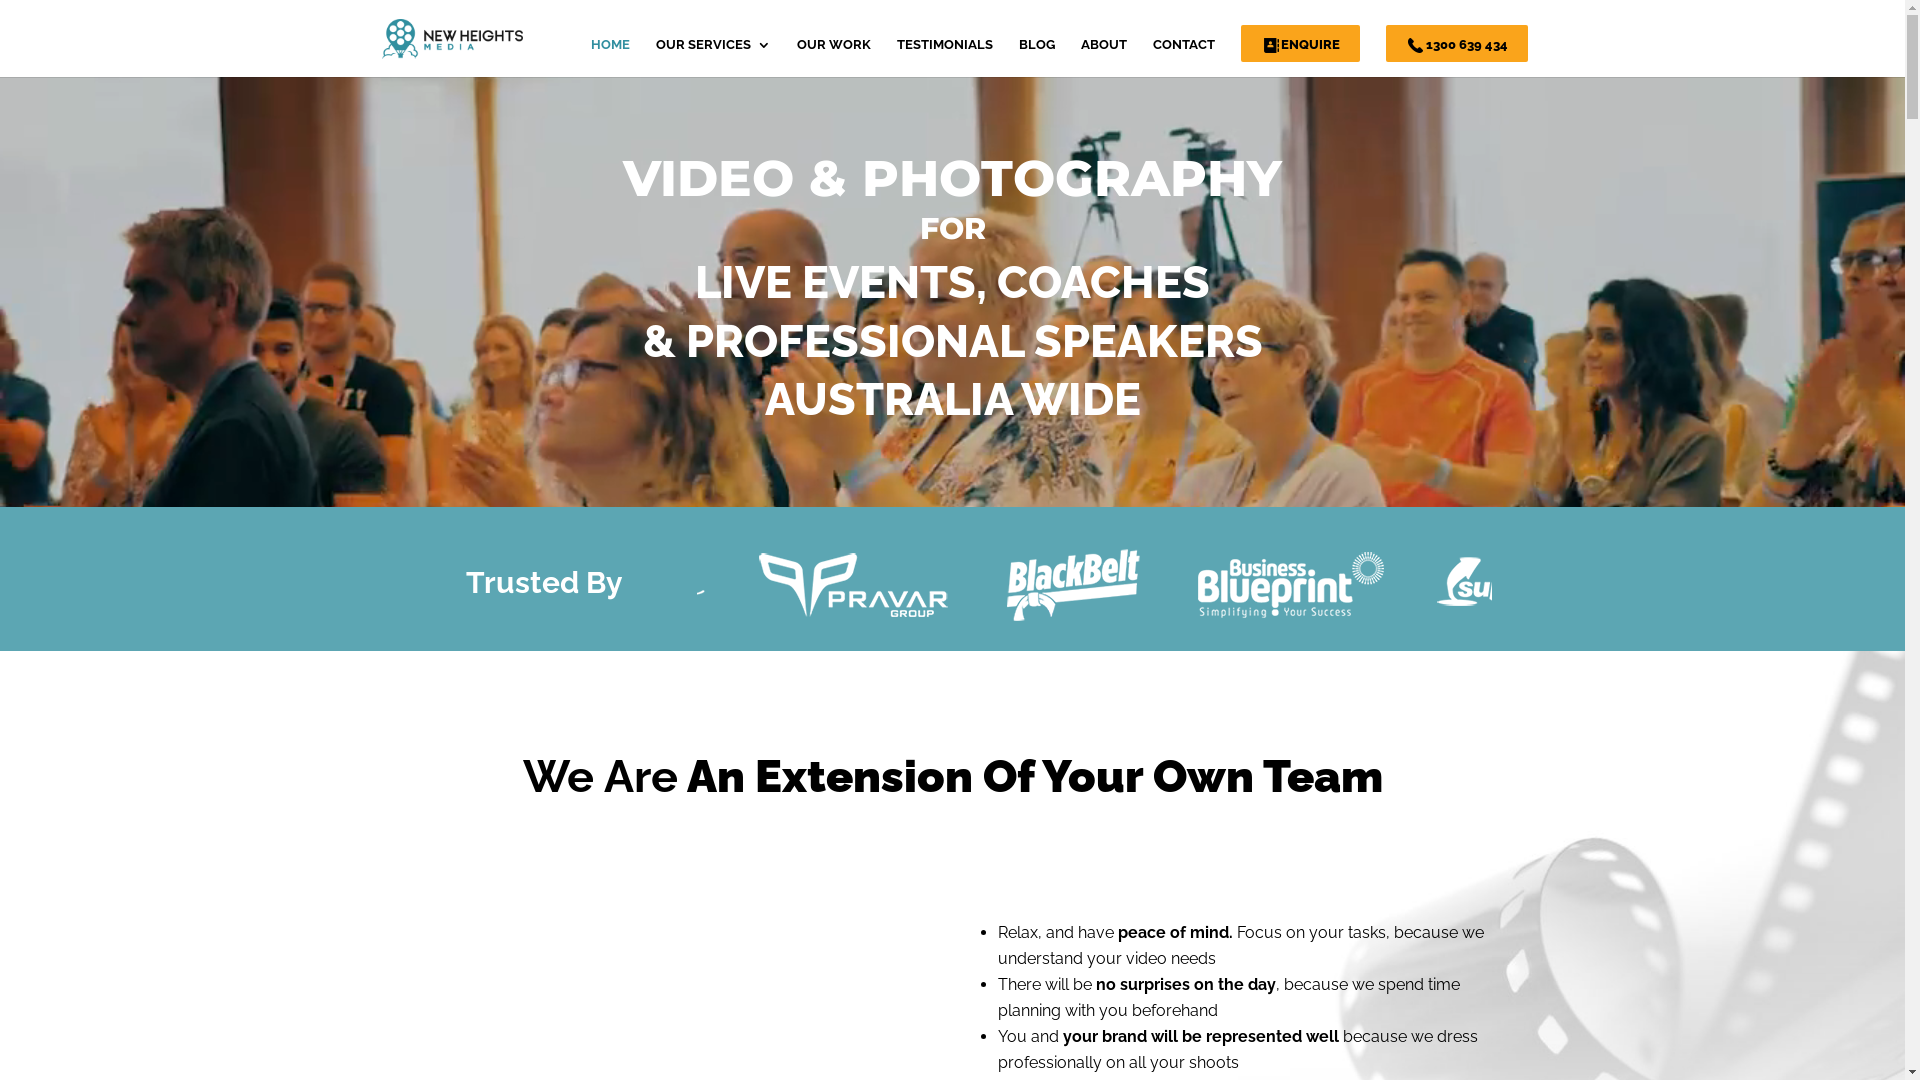  I want to click on 'ENQUIRE', so click(1299, 43).